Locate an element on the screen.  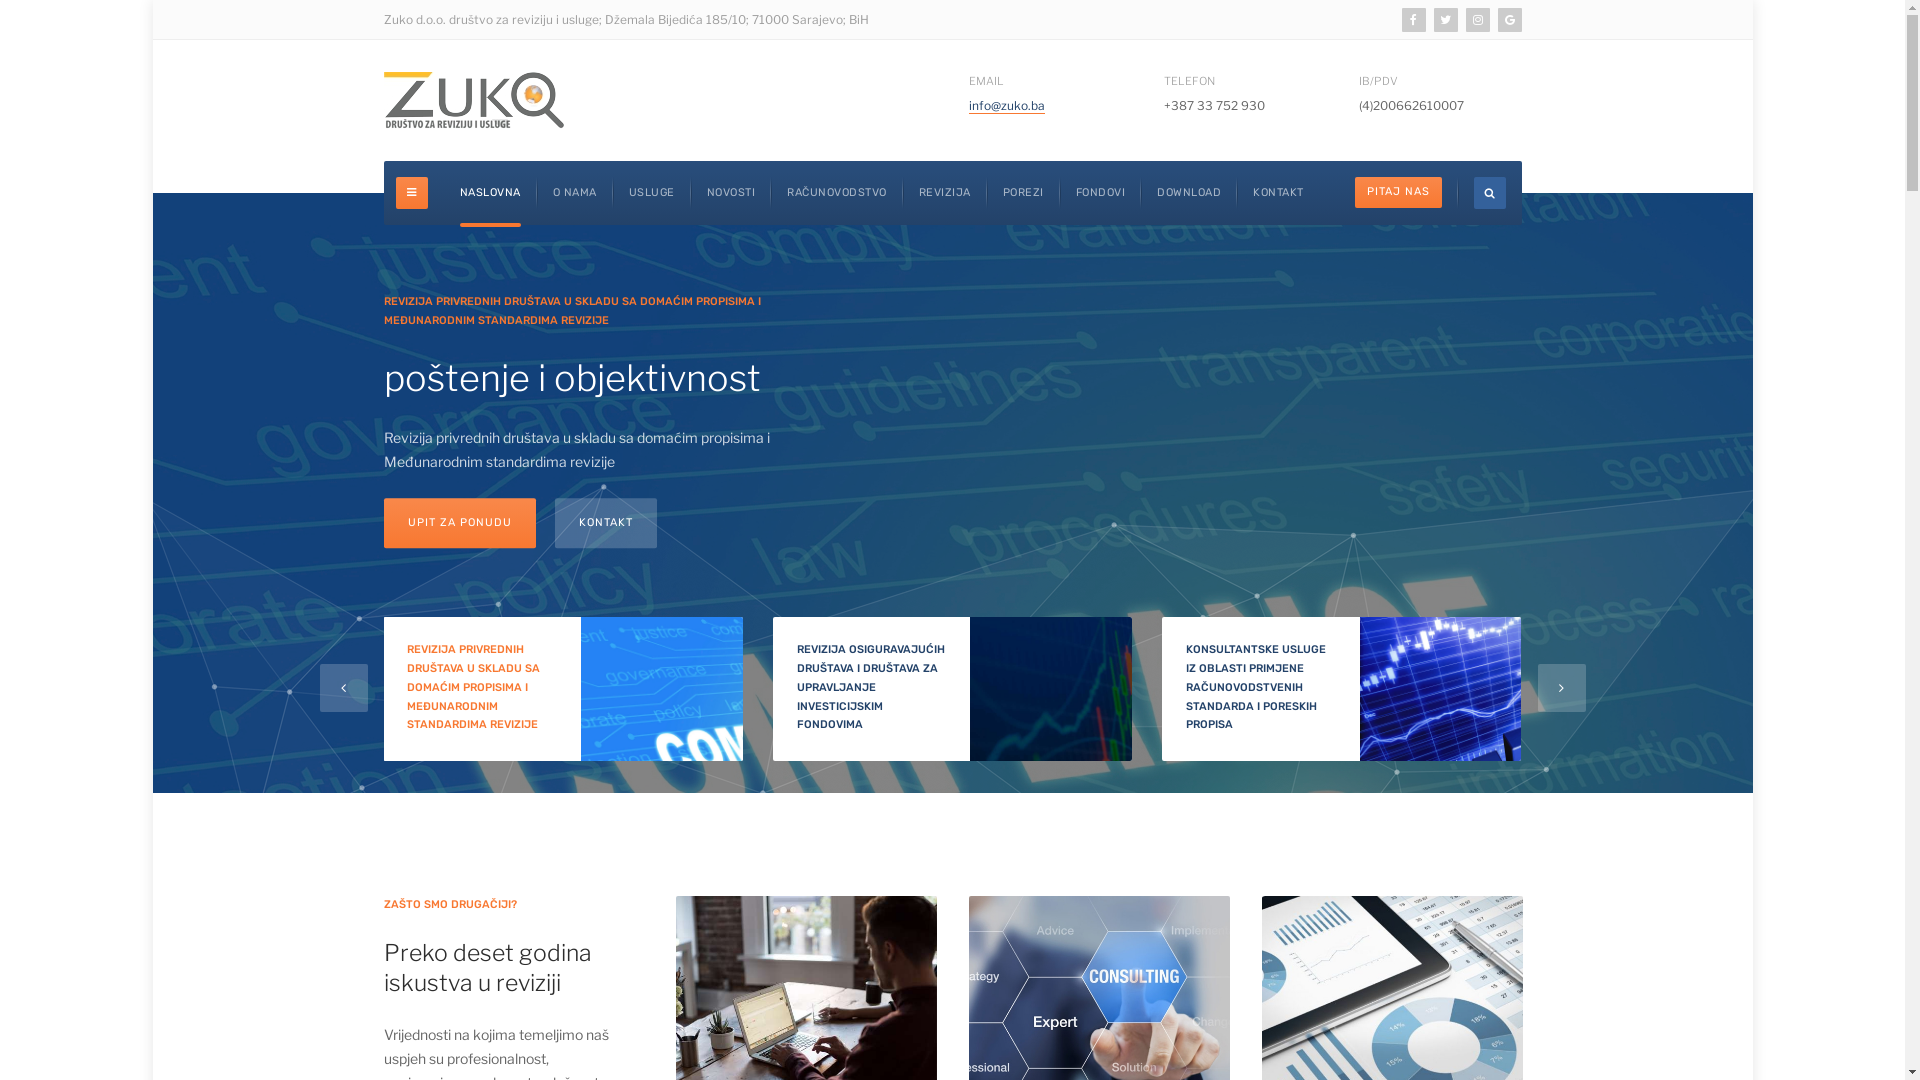
'NOVOSTI' is located at coordinates (729, 192).